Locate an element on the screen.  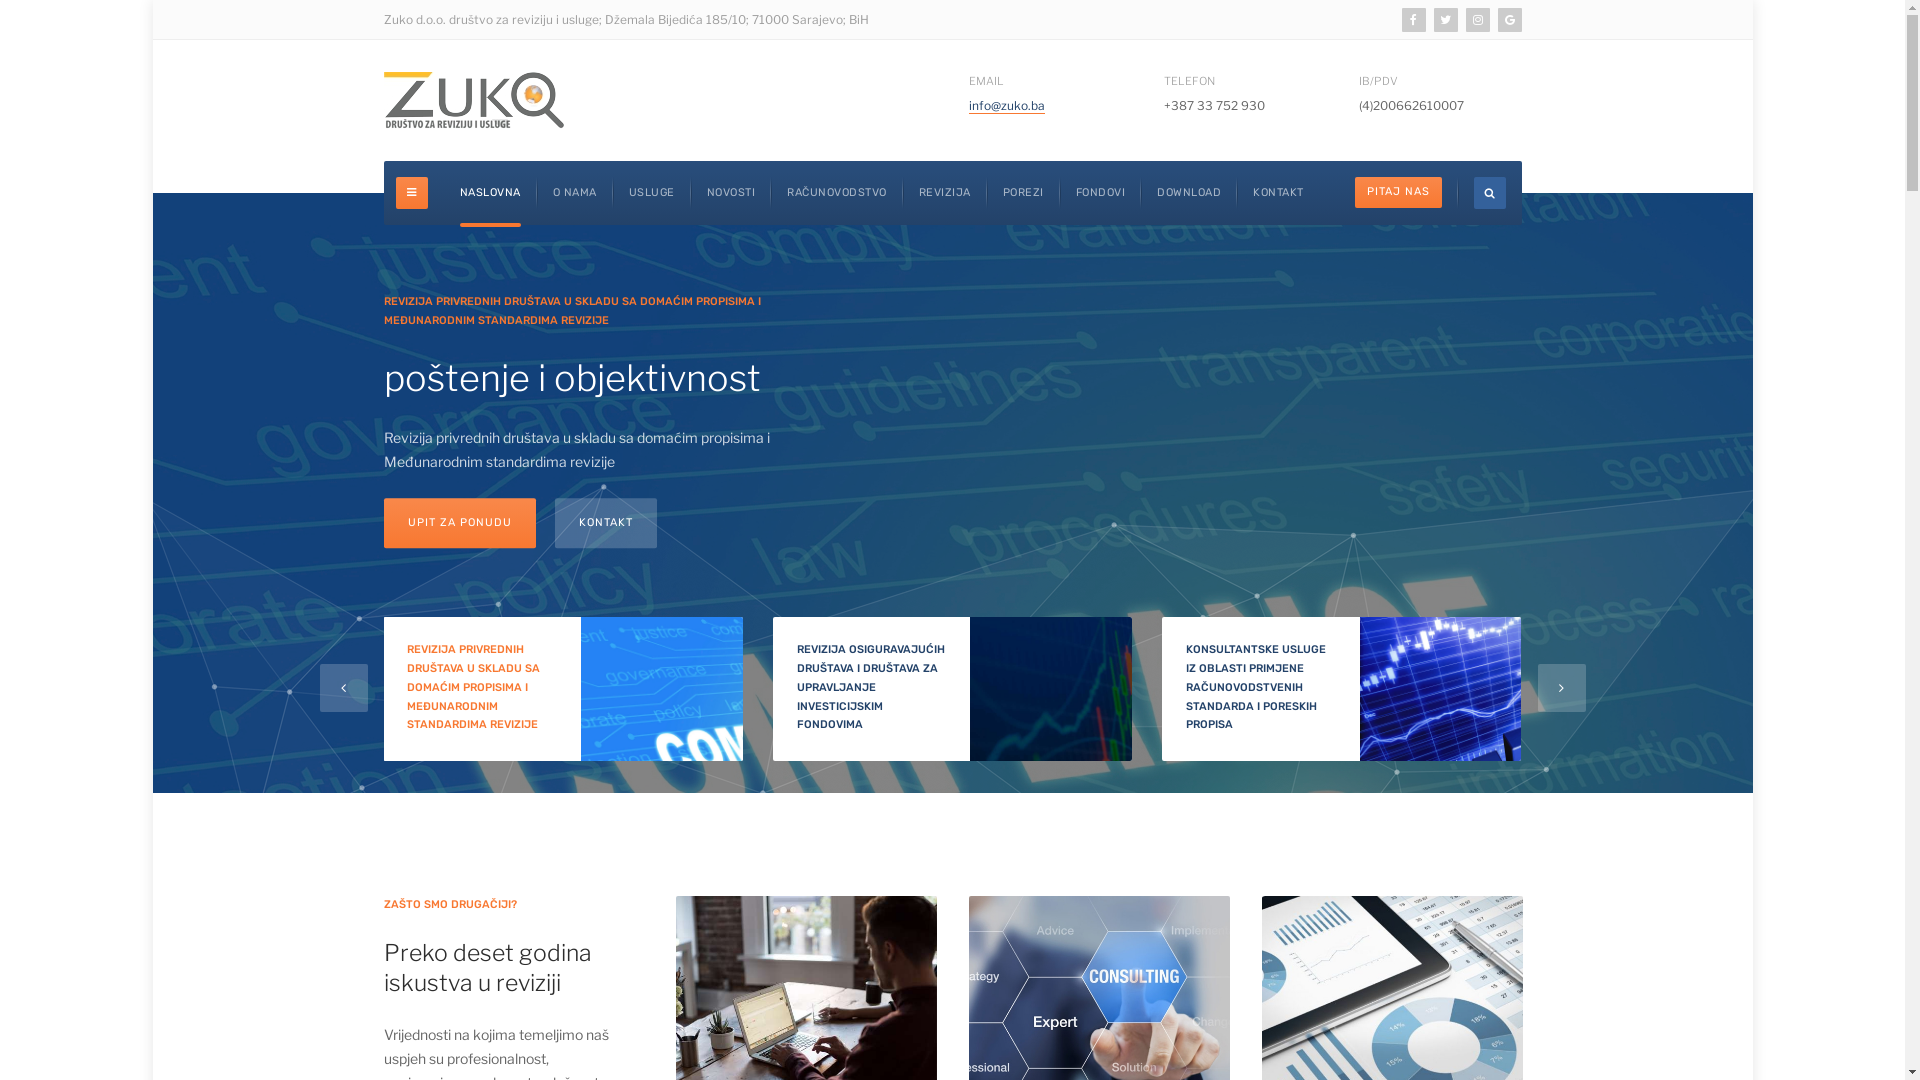
'NOVOSTI' is located at coordinates (729, 192).